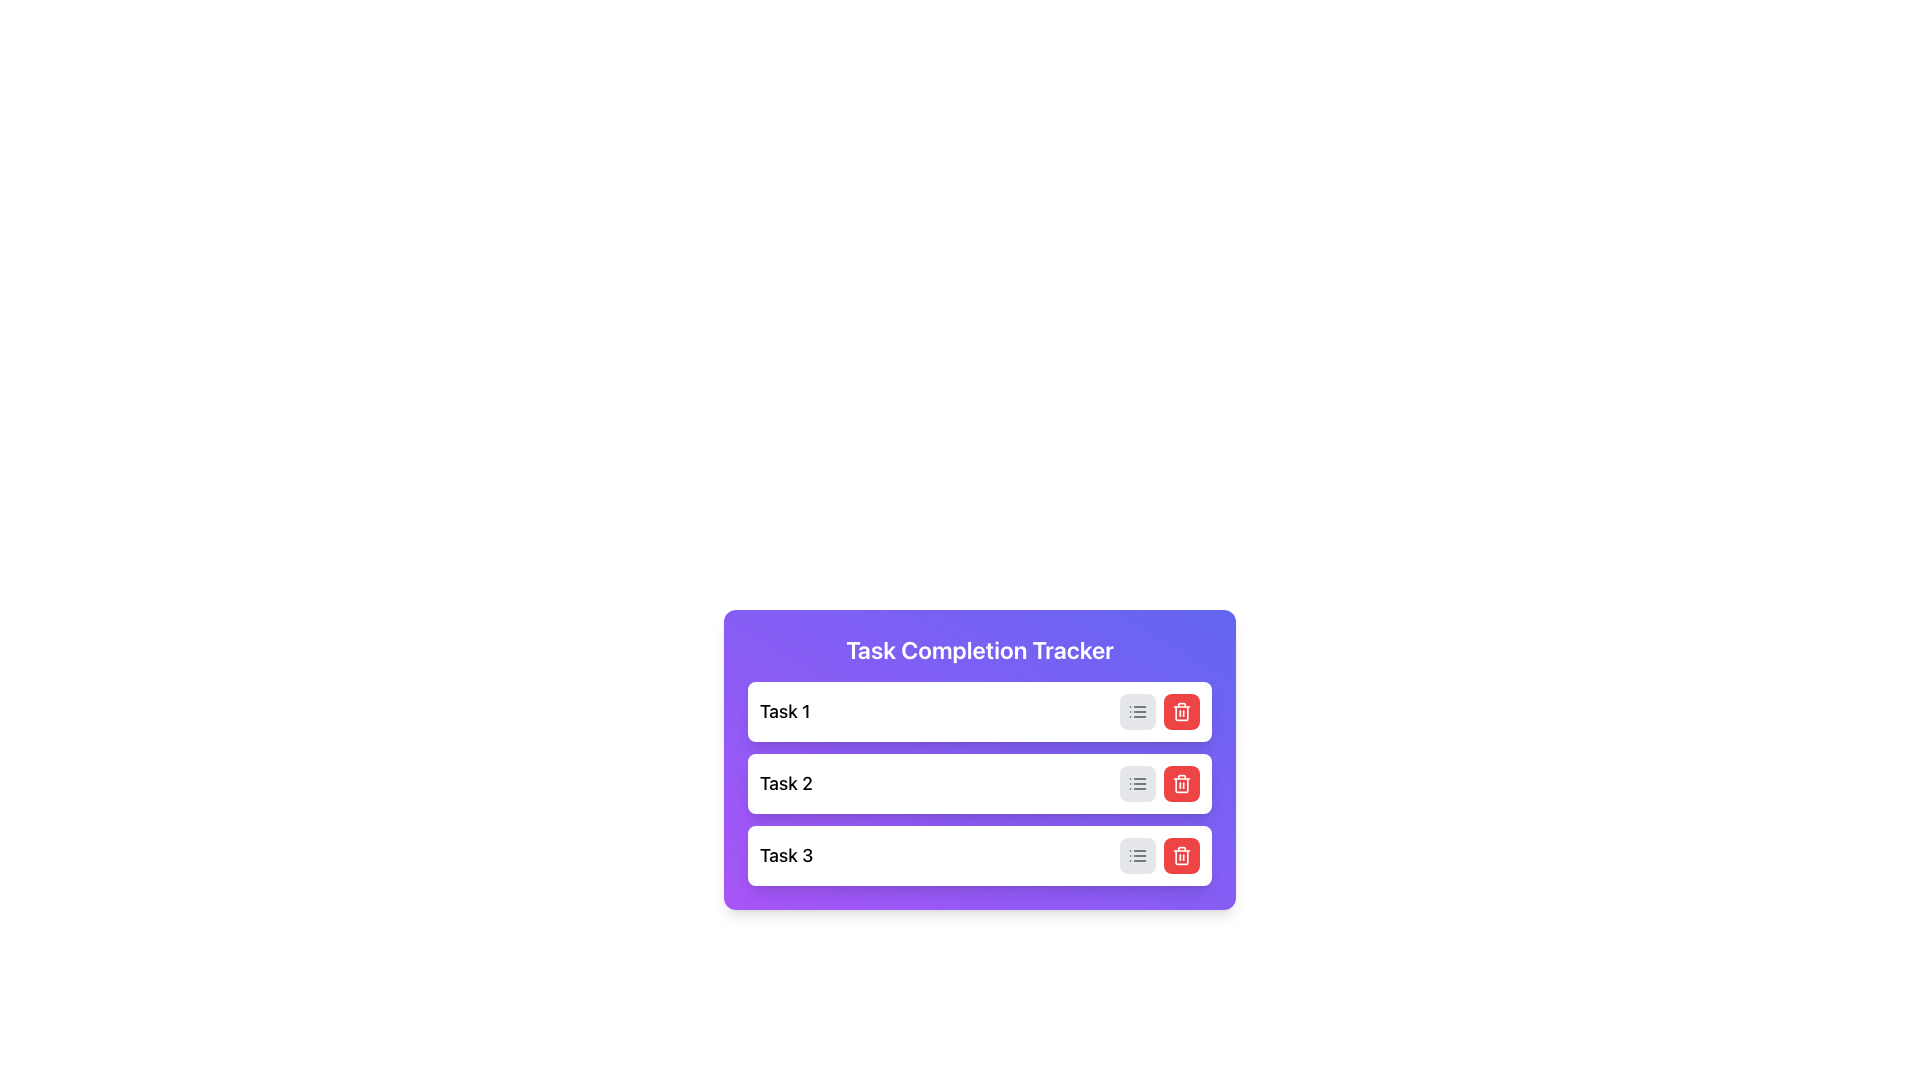 The width and height of the screenshot is (1920, 1080). What do you see at coordinates (1160, 711) in the screenshot?
I see `the control group containing two buttons styled with a gray background and an icon resembling a list, and a red background with a delete icon, located in the top right of the first task entry` at bounding box center [1160, 711].